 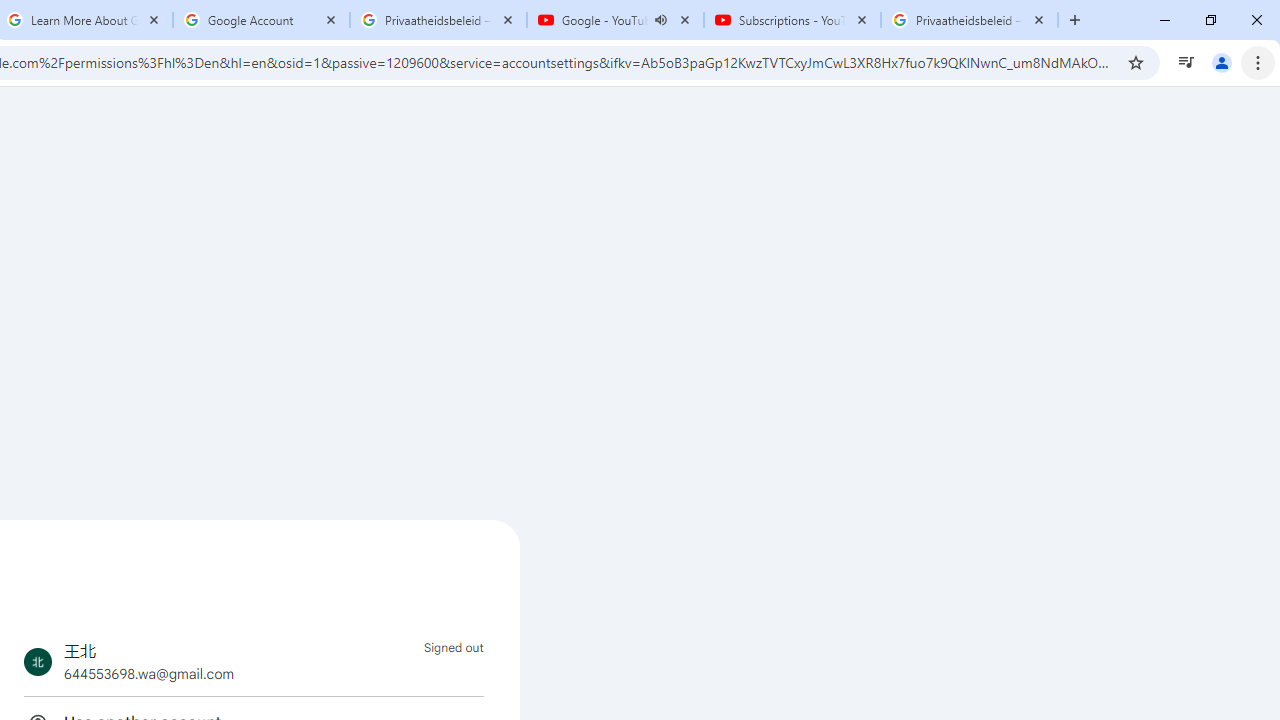 What do you see at coordinates (1185, 61) in the screenshot?
I see `'Control your music, videos, and more'` at bounding box center [1185, 61].